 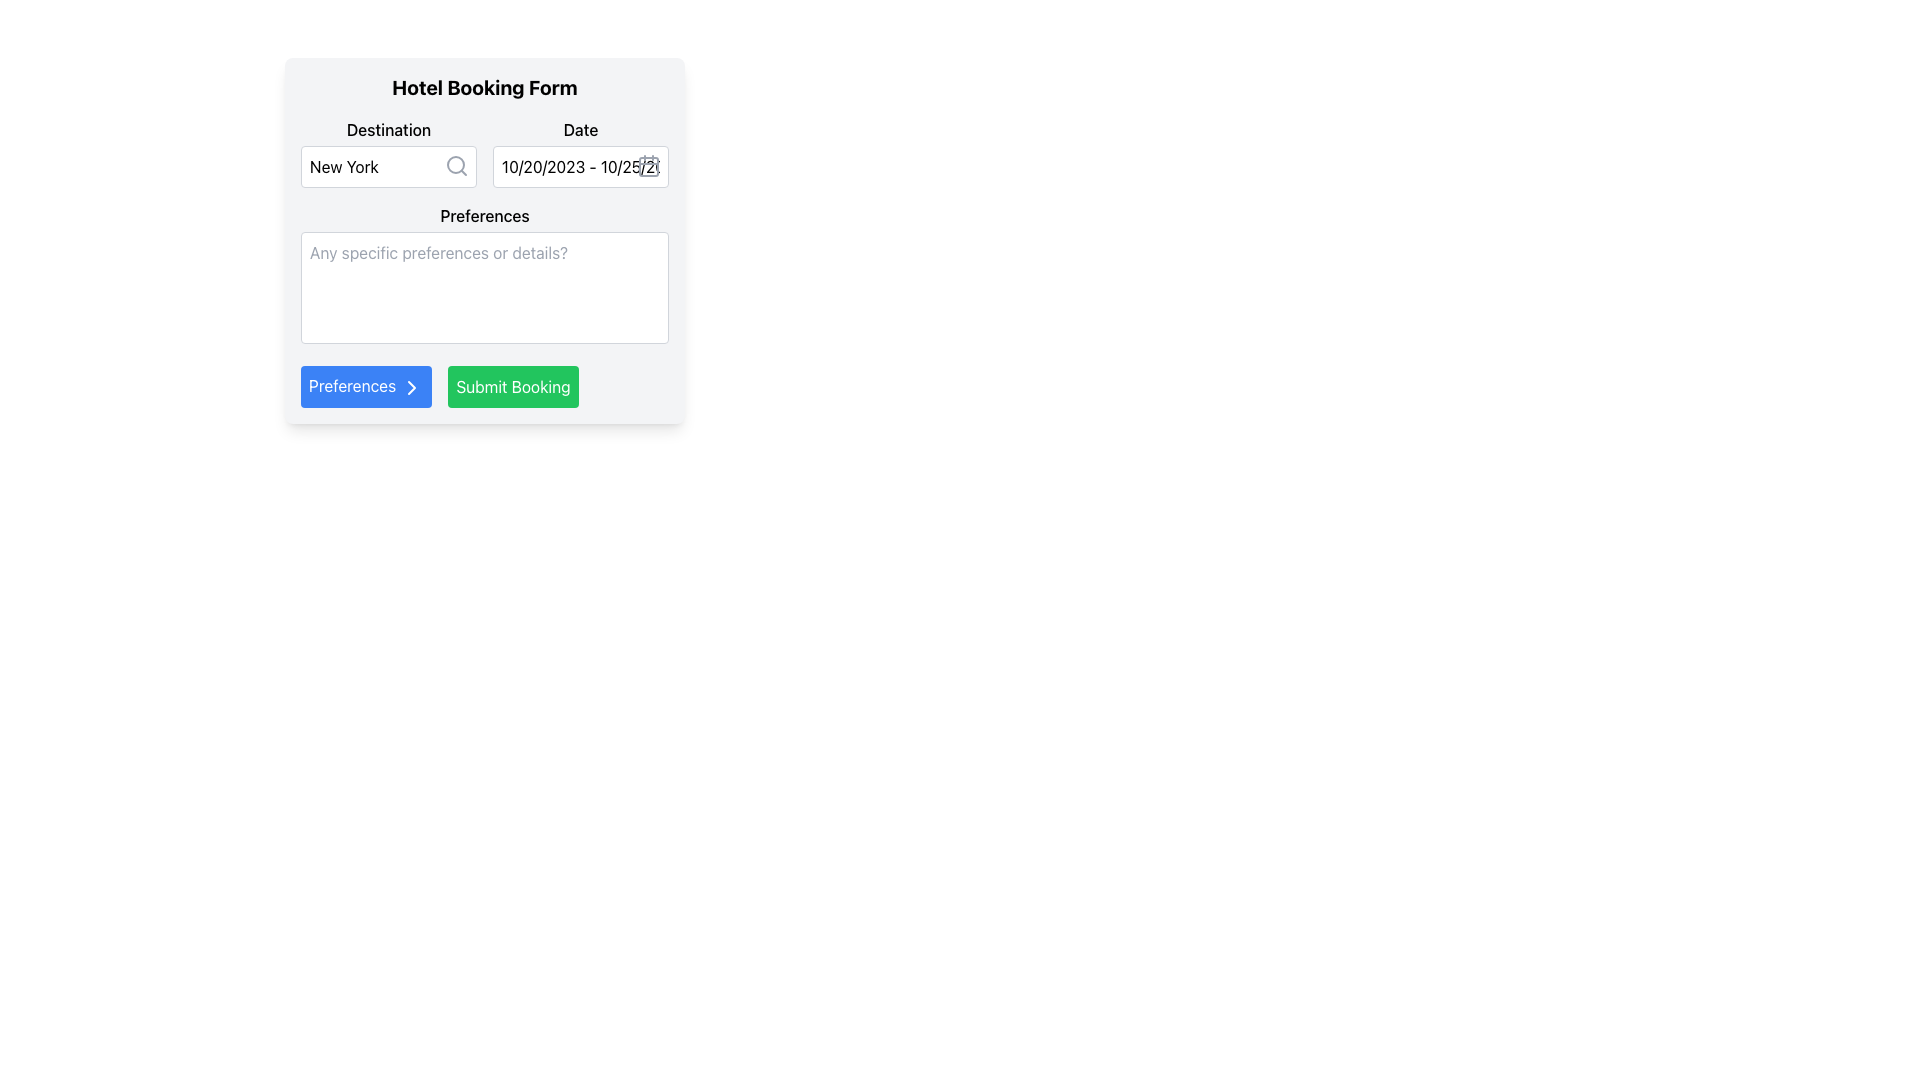 I want to click on the text label displaying 'Preferences' which is styled in bold black type and located above the text area, so click(x=484, y=216).